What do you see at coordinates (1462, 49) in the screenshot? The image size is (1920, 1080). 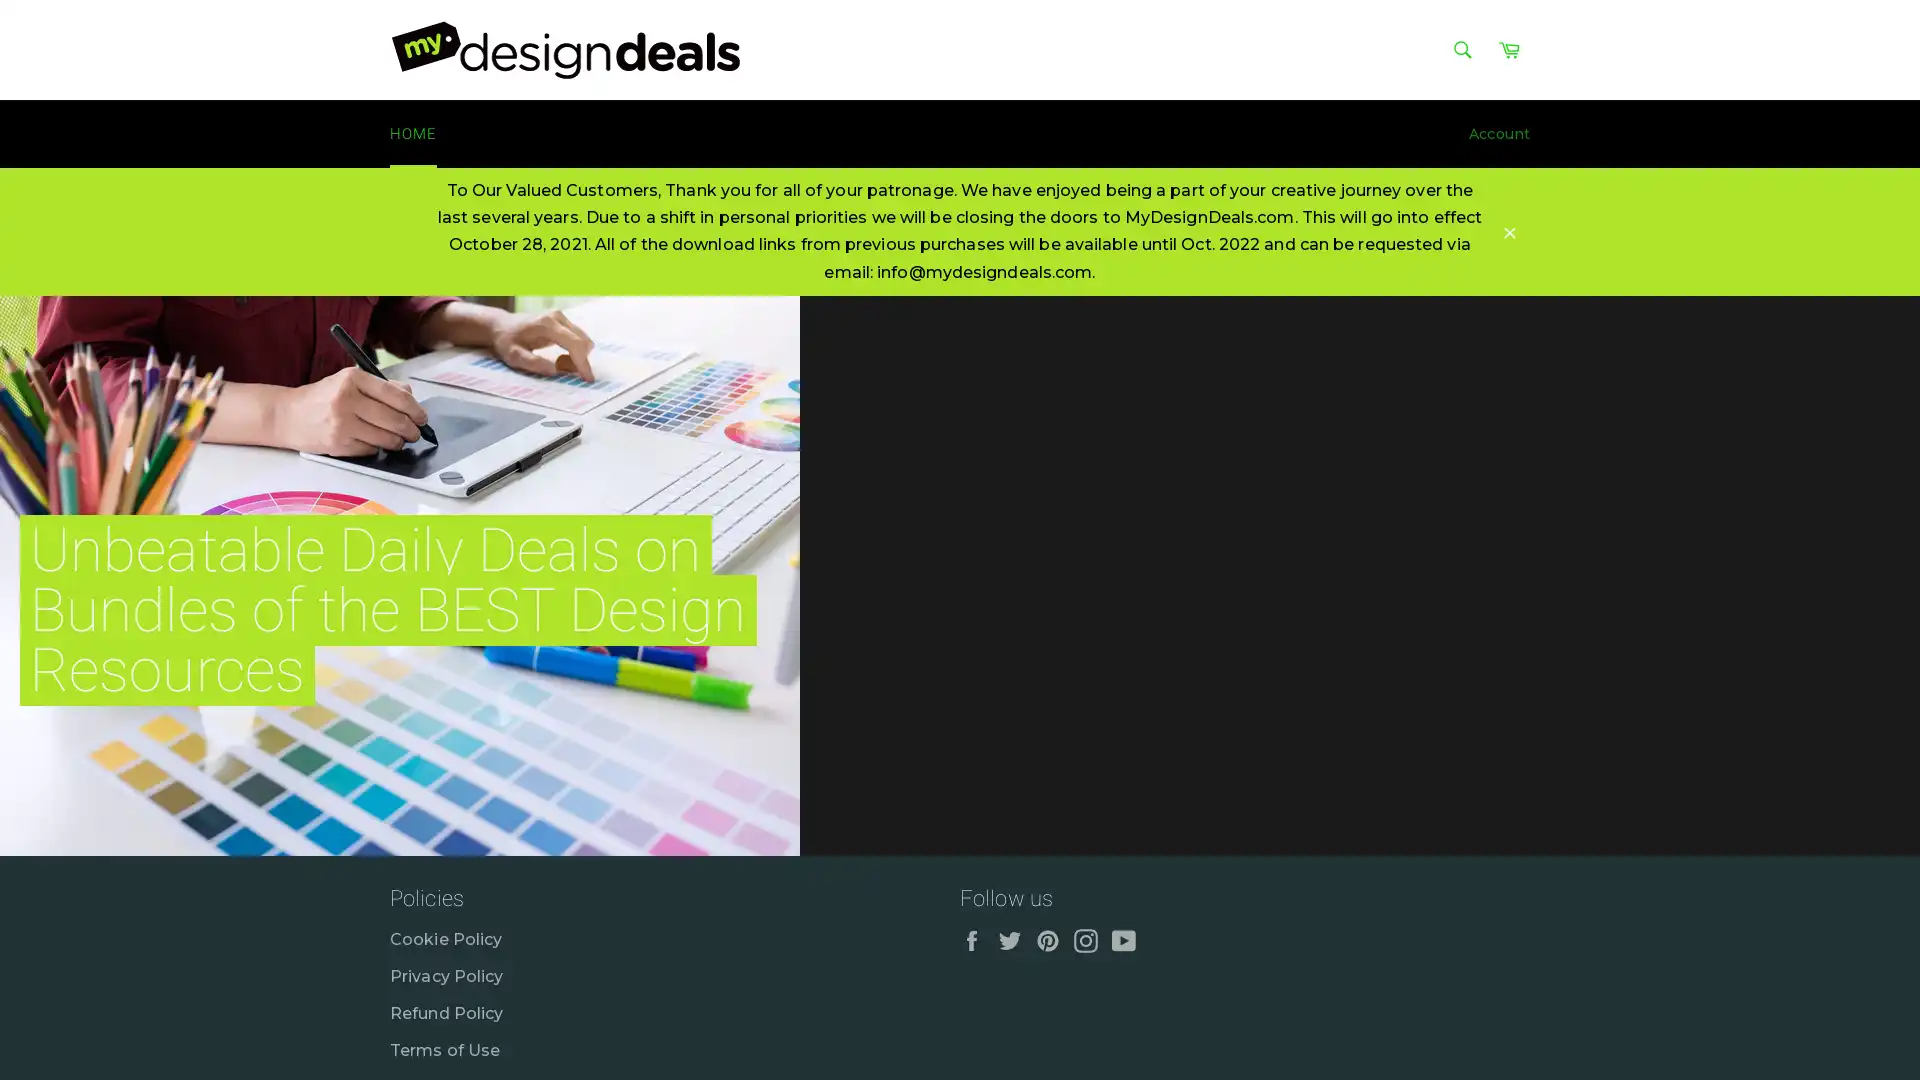 I see `Search` at bounding box center [1462, 49].